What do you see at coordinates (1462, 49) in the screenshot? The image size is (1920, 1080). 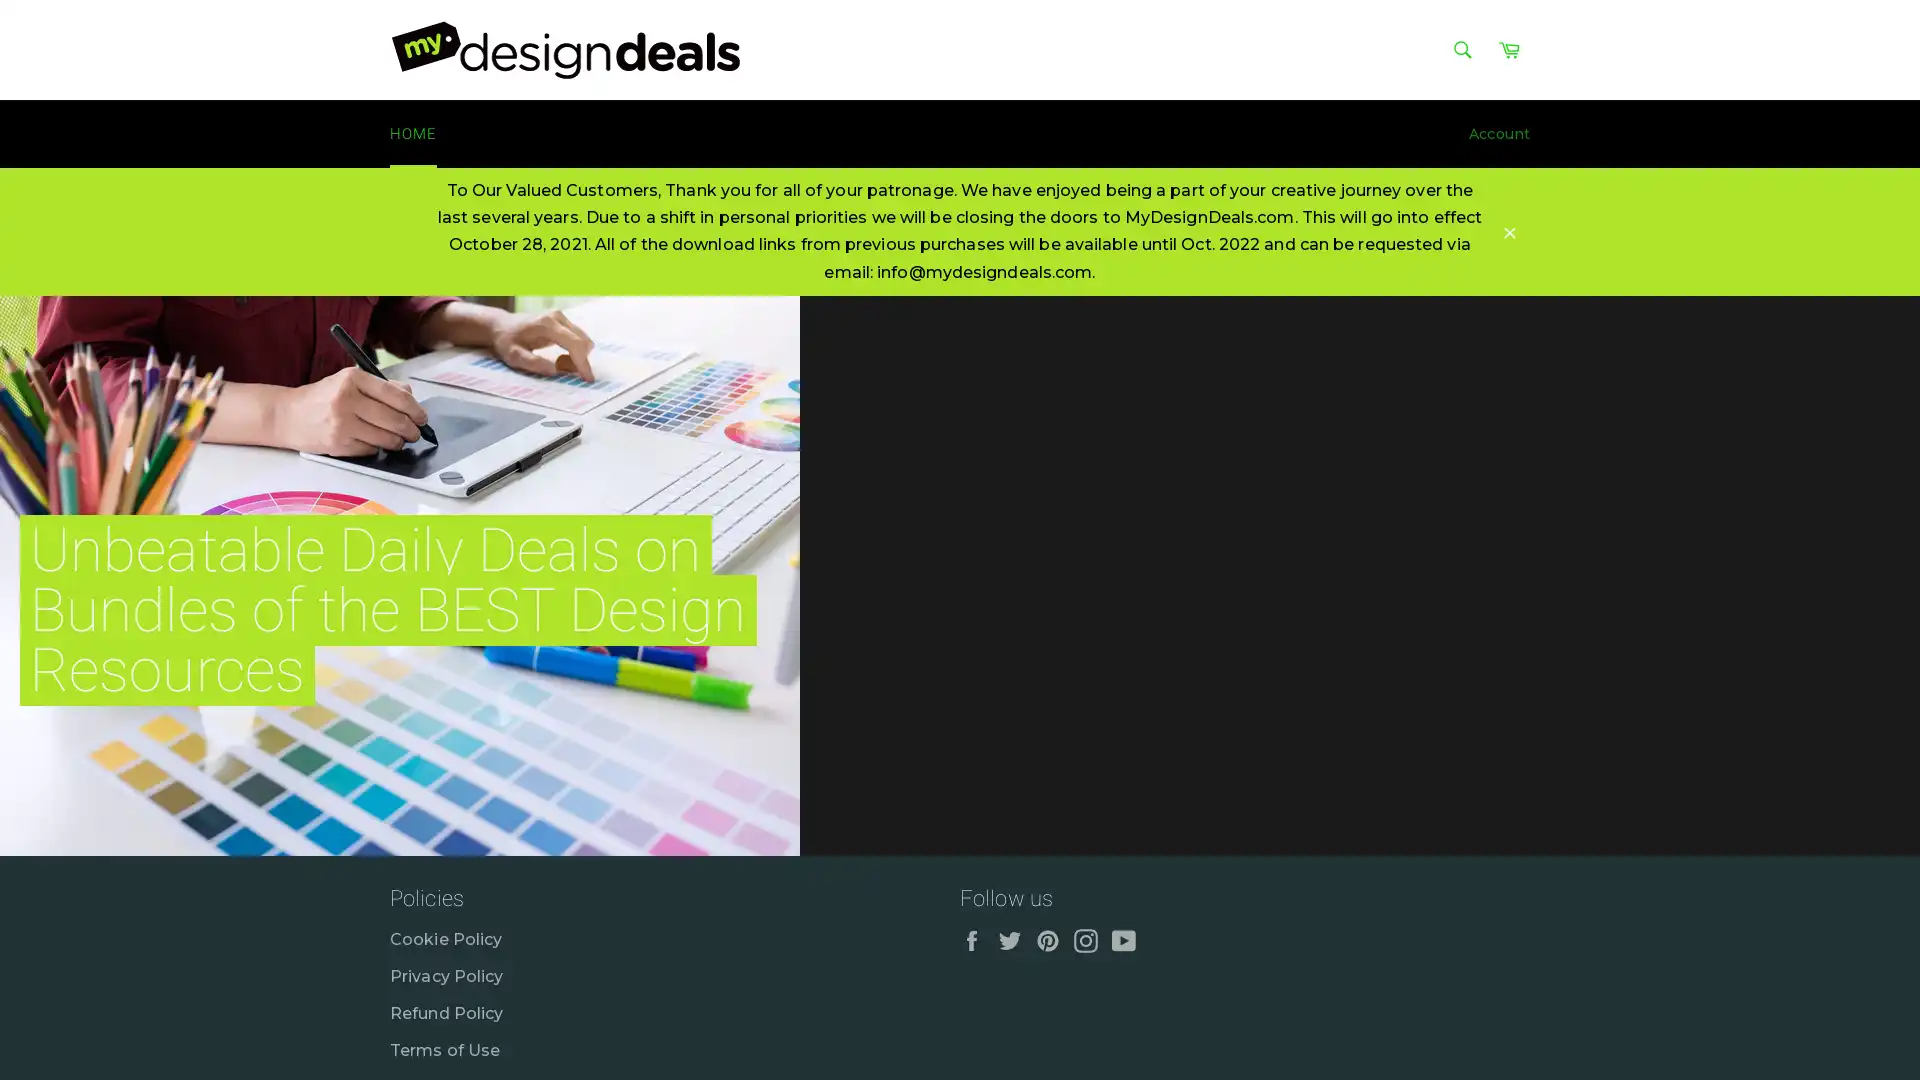 I see `Search` at bounding box center [1462, 49].